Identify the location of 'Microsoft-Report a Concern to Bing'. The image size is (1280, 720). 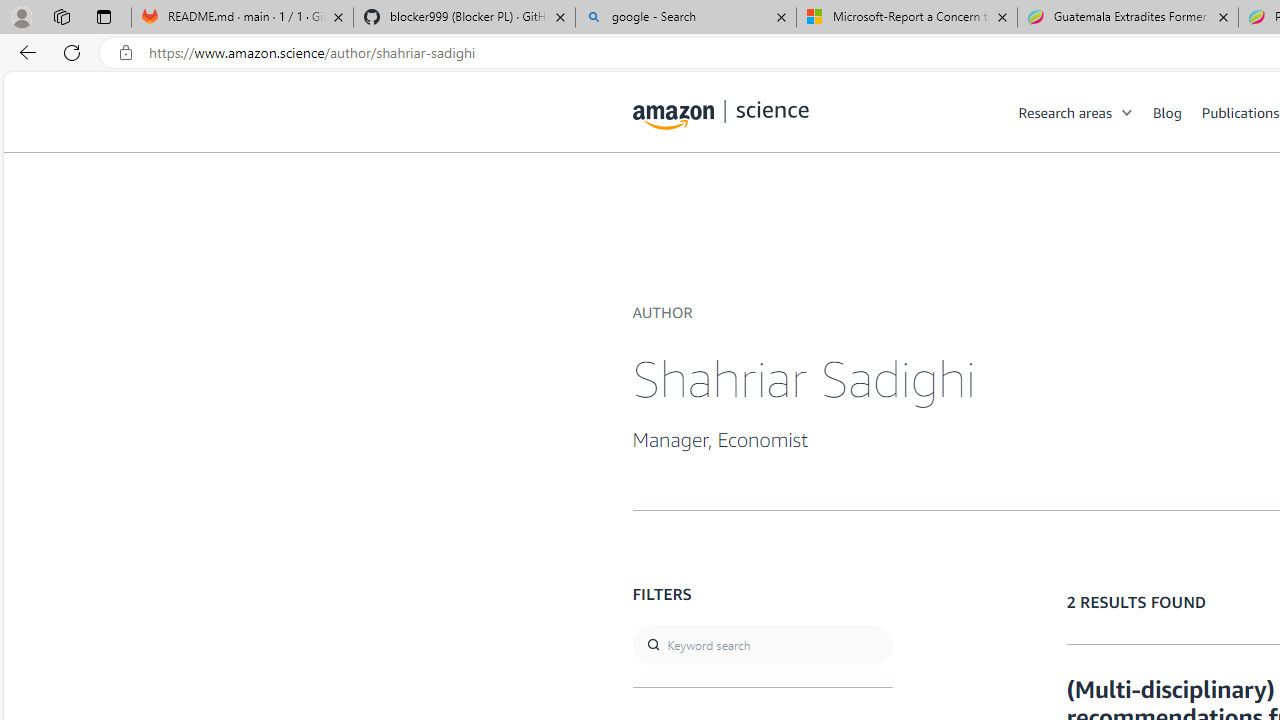
(906, 17).